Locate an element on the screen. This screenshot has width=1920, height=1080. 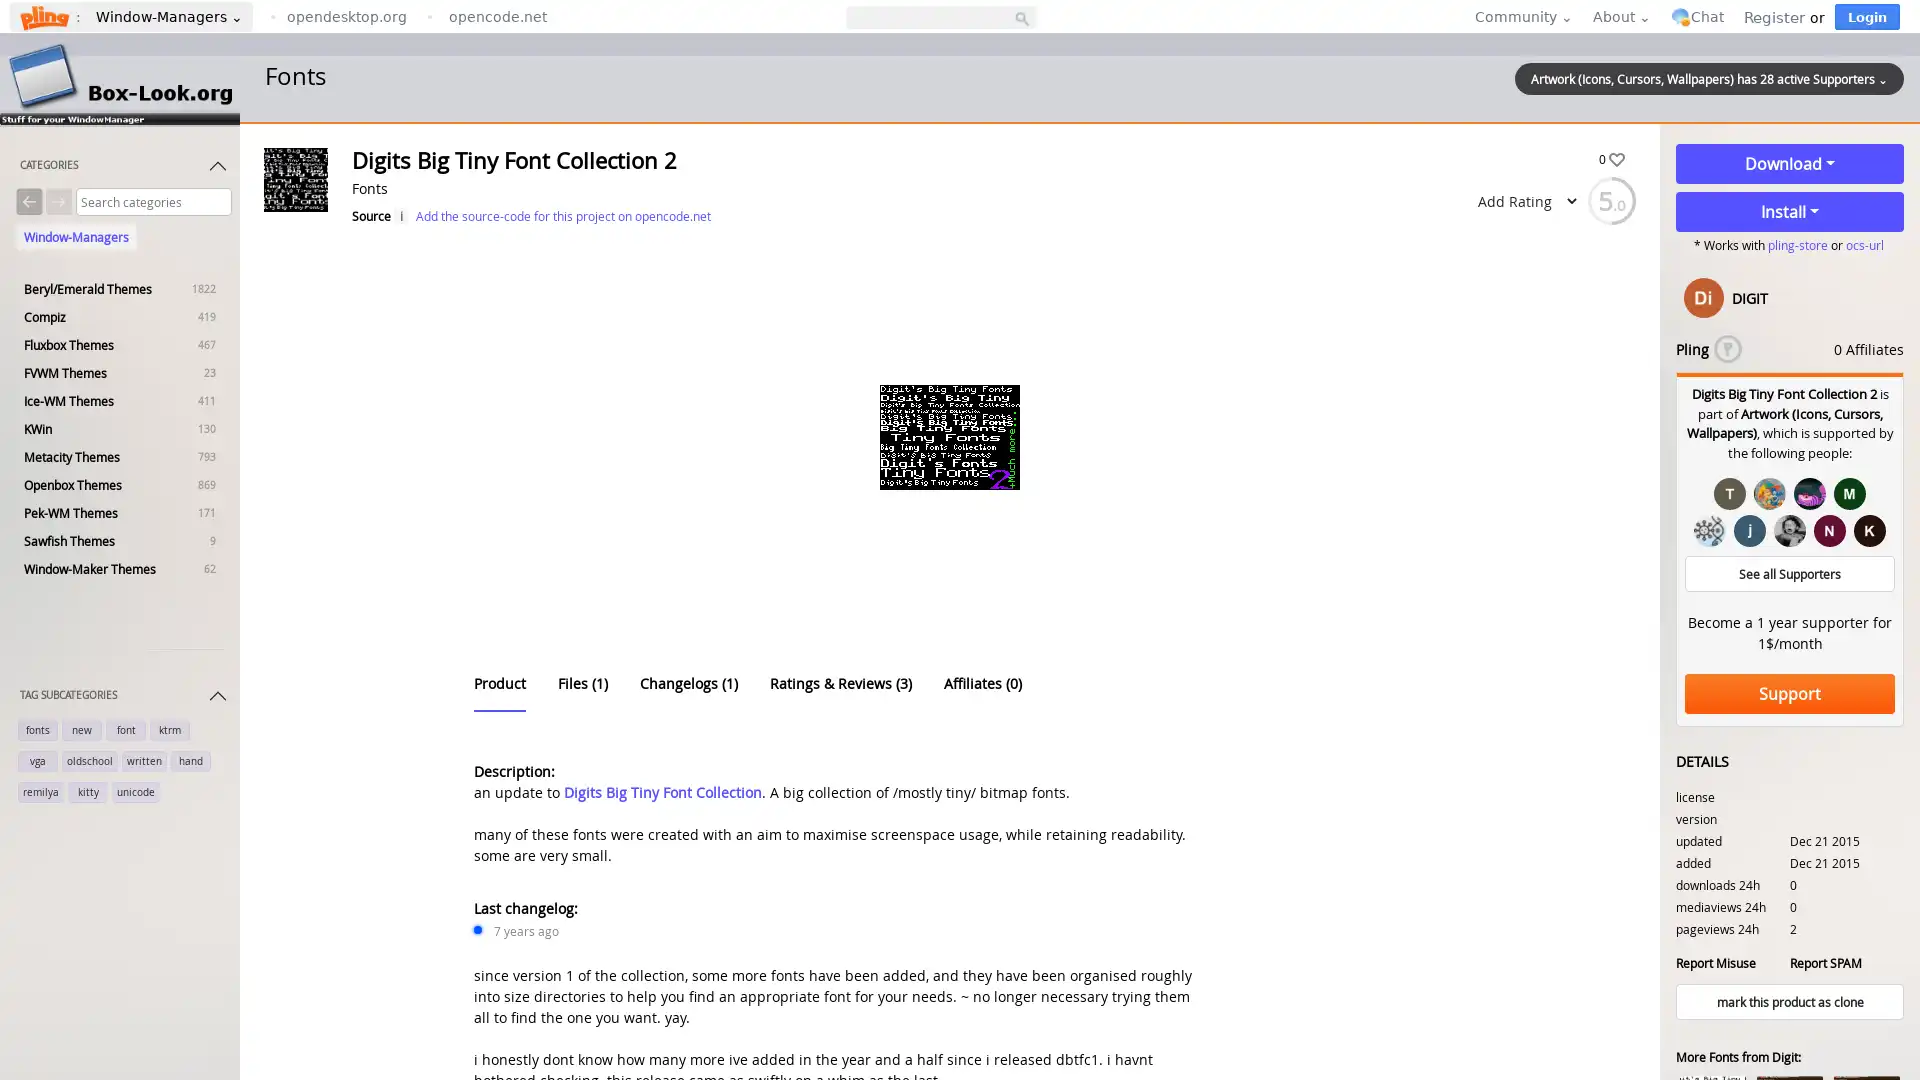
Download is located at coordinates (1790, 163).